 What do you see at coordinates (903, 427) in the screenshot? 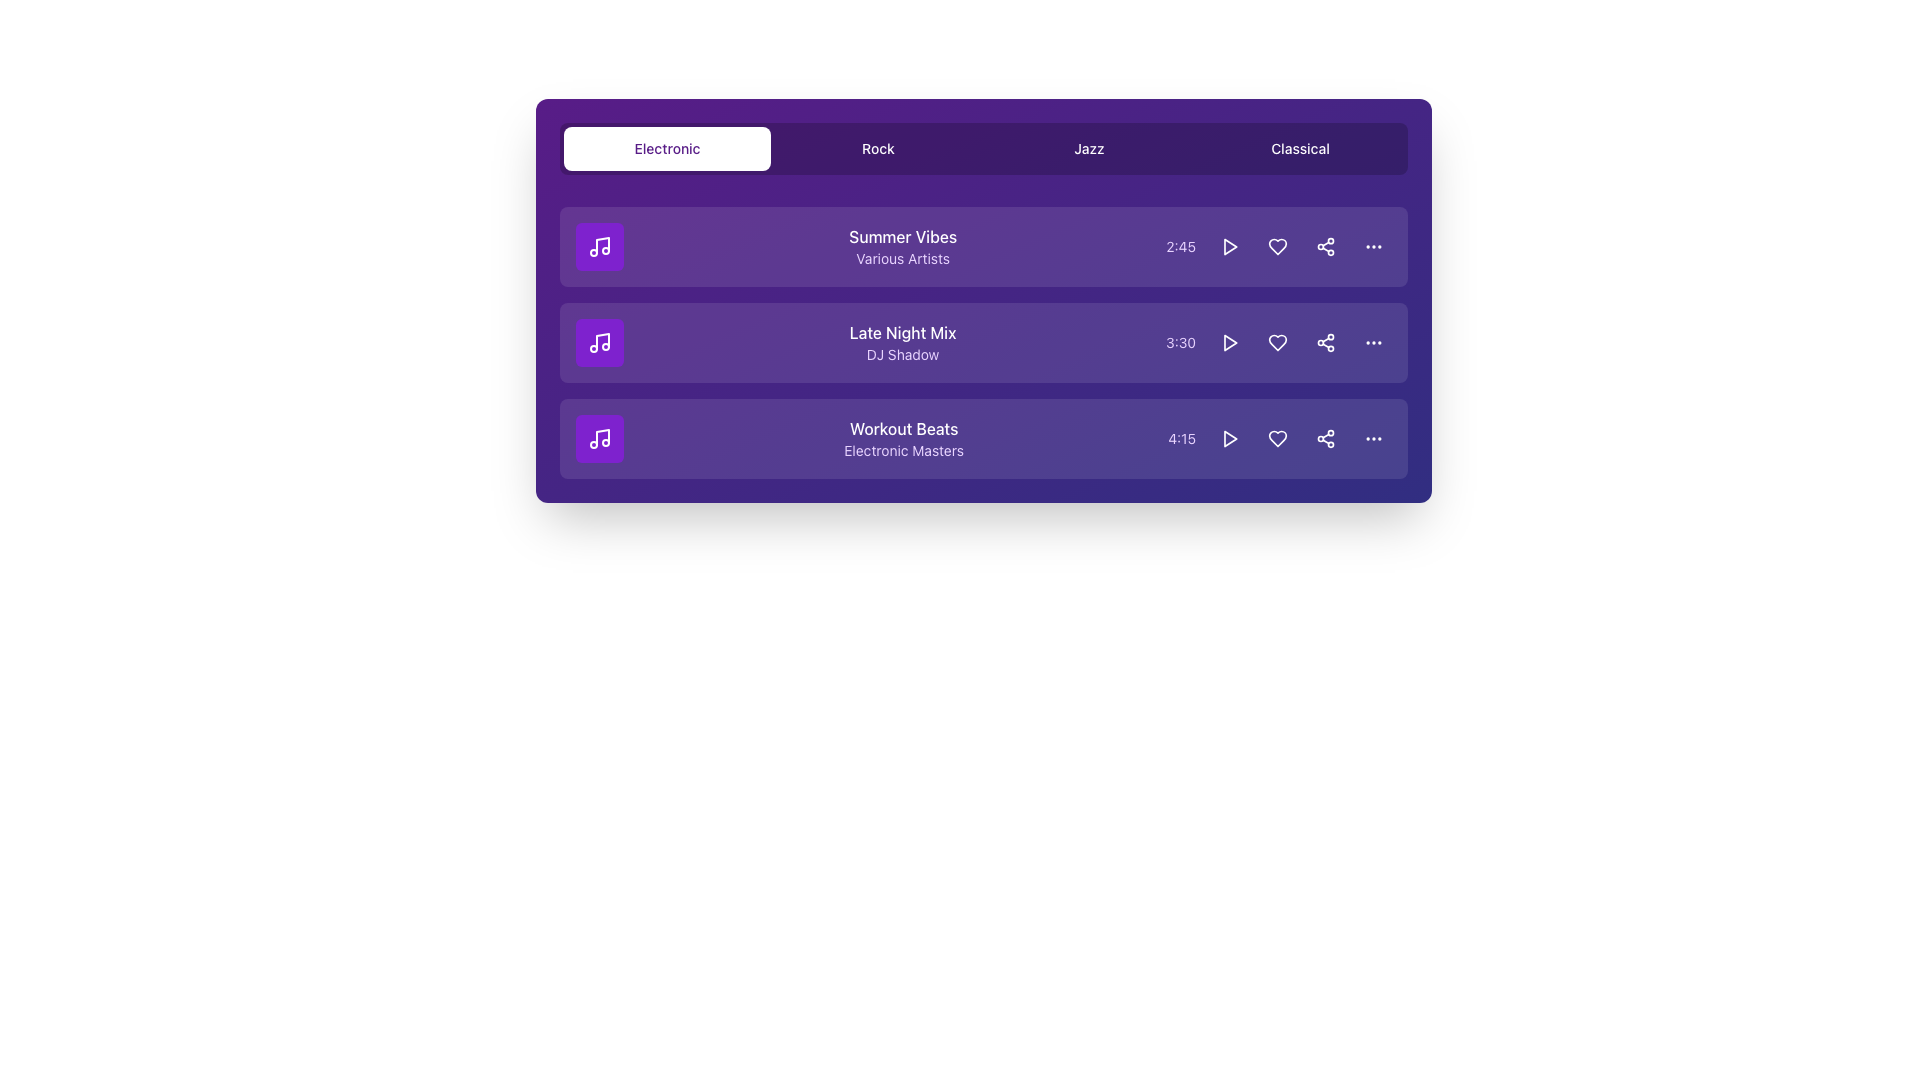
I see `text content of the 'Workout Beats' title element, which is styled in a medium-weight font with a white color on a purple background, located under the 'Electronic' tab as the third item in the list` at bounding box center [903, 427].